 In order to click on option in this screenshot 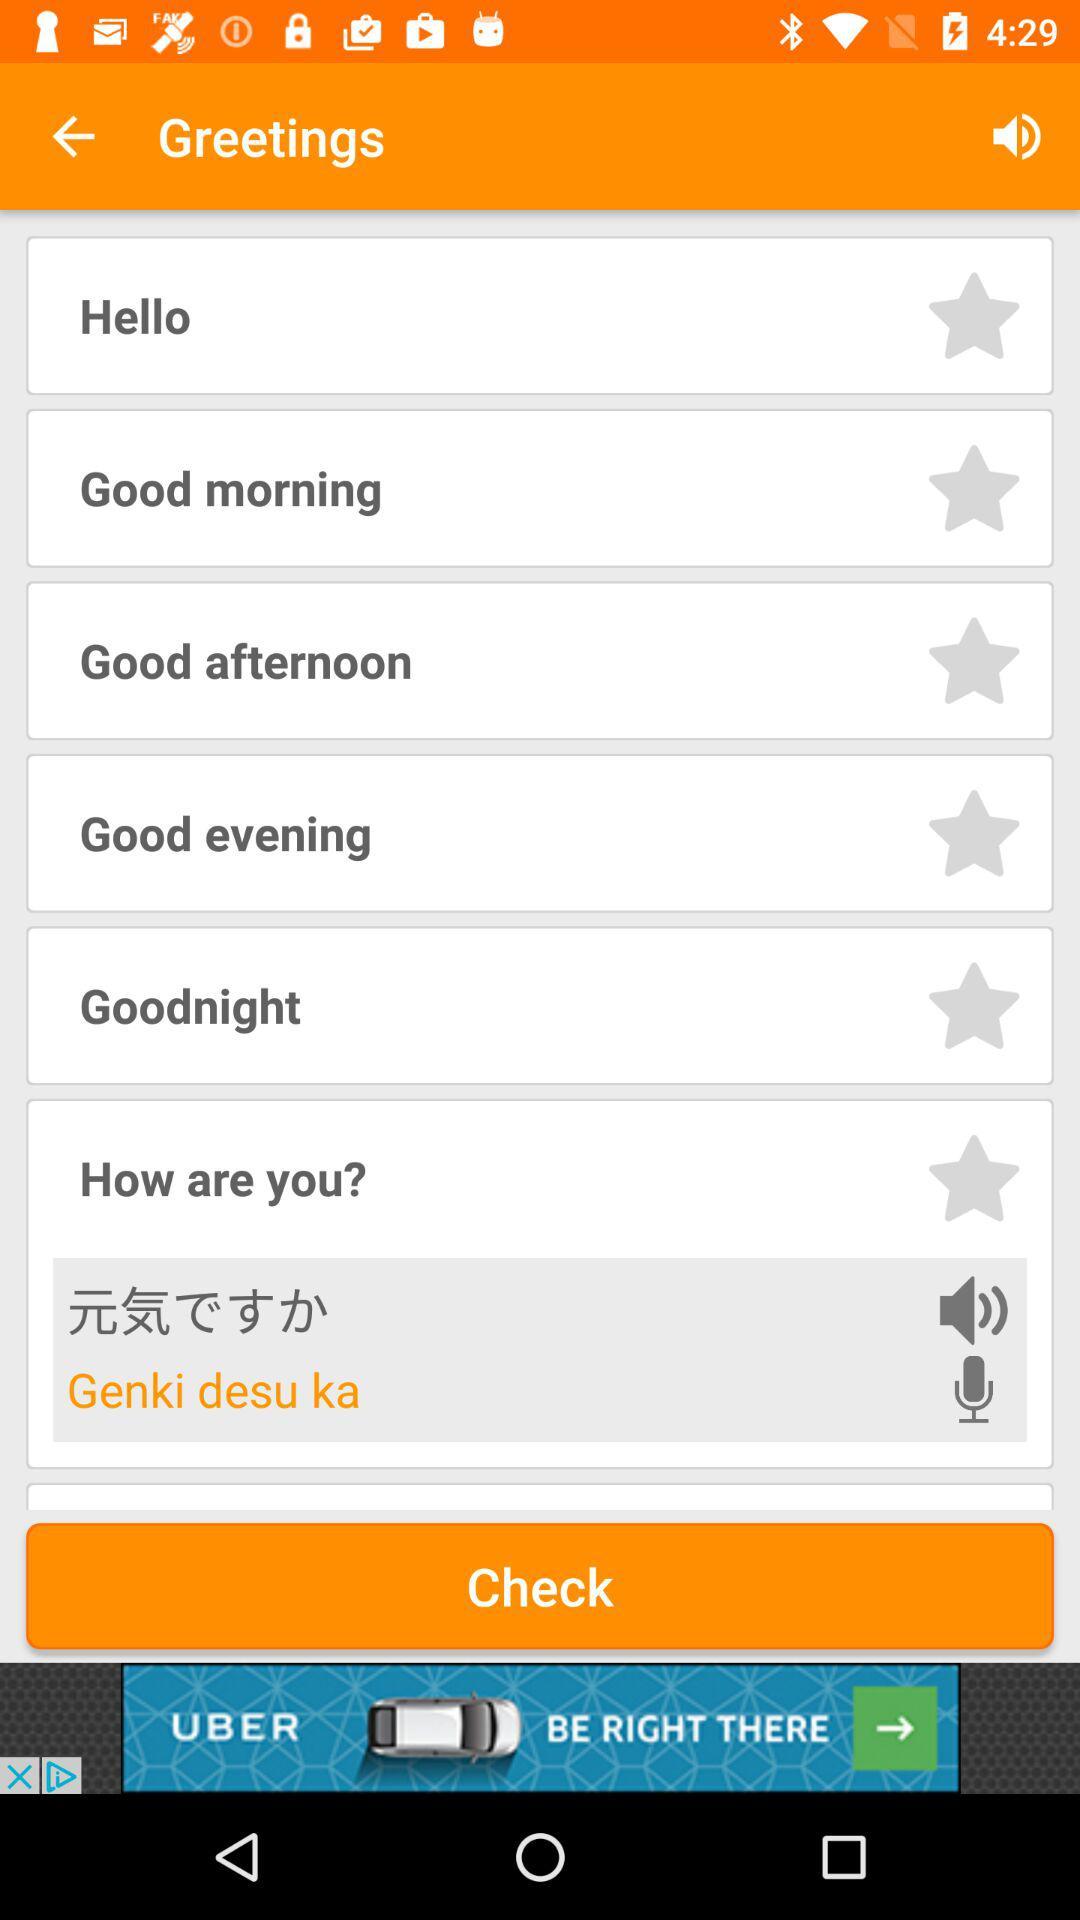, I will do `click(973, 488)`.